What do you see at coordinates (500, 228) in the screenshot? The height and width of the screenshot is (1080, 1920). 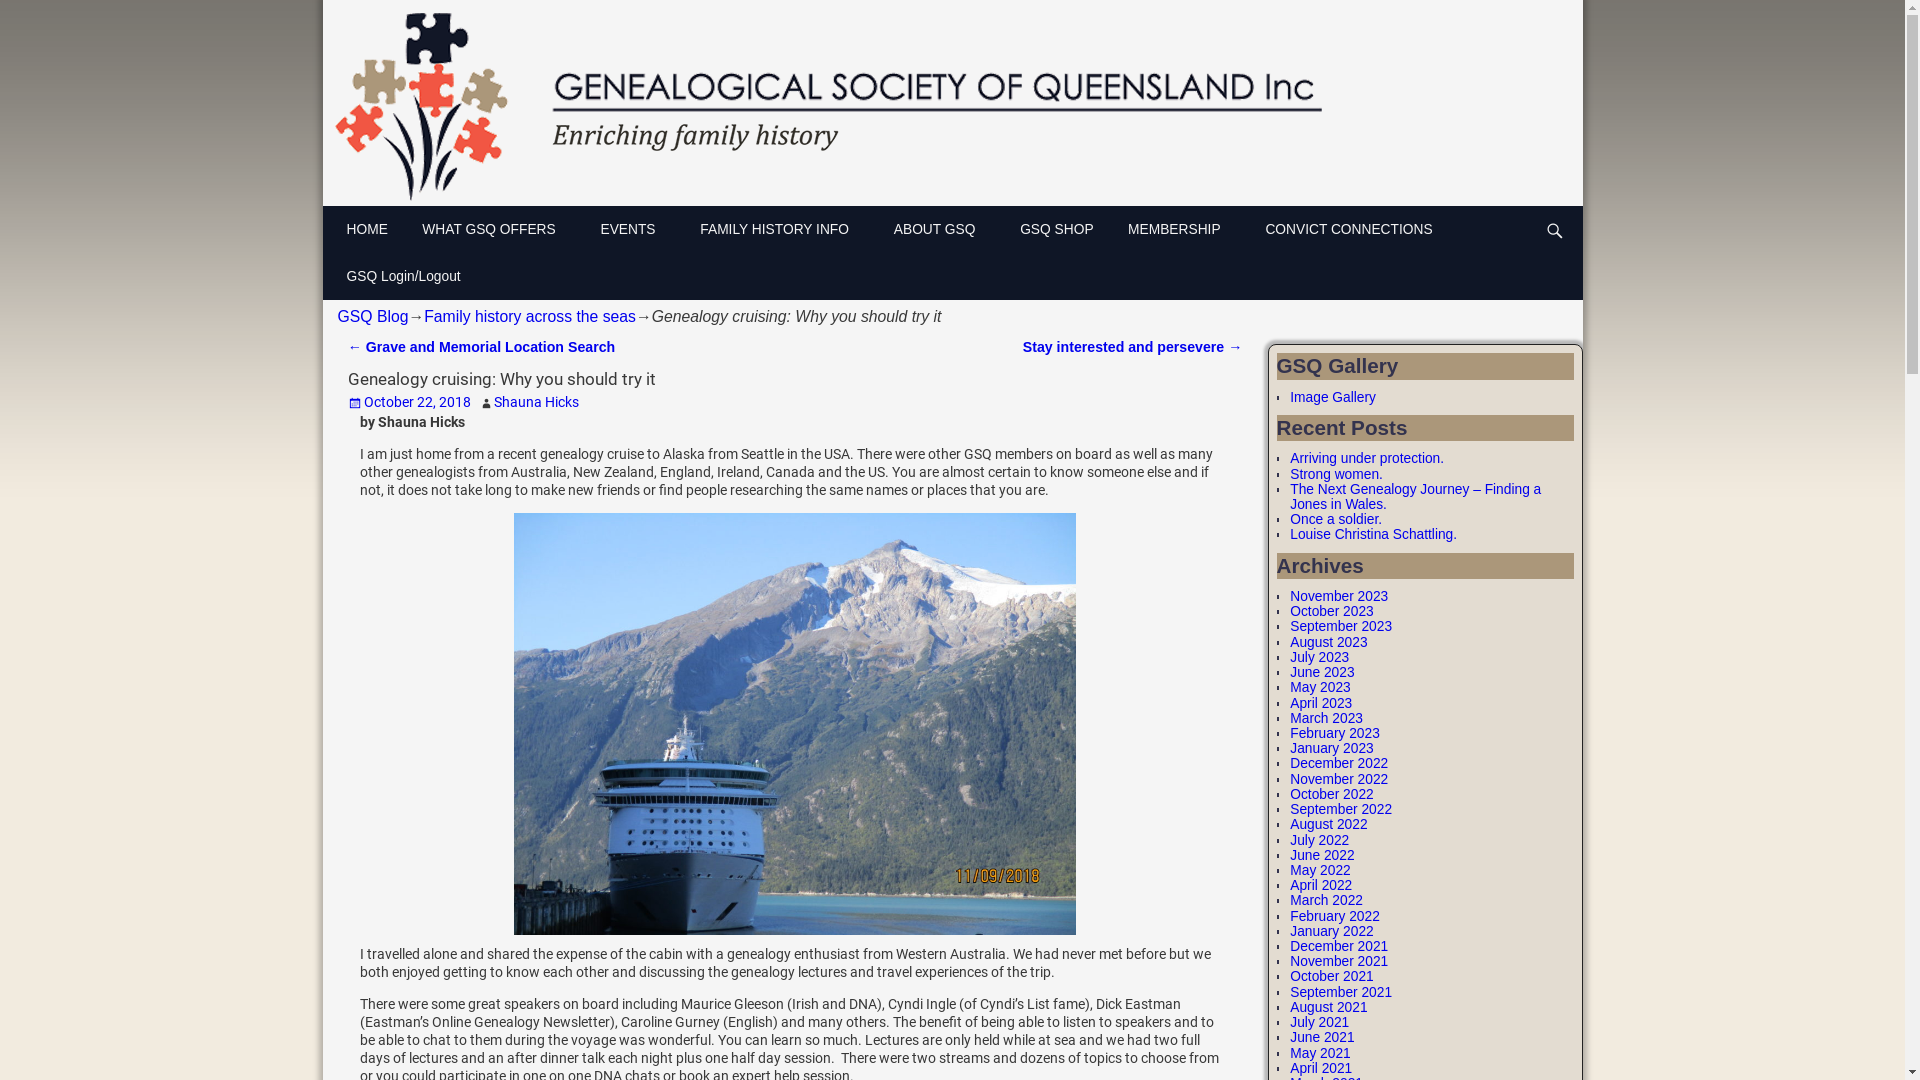 I see `'WHAT GSQ OFFERS'` at bounding box center [500, 228].